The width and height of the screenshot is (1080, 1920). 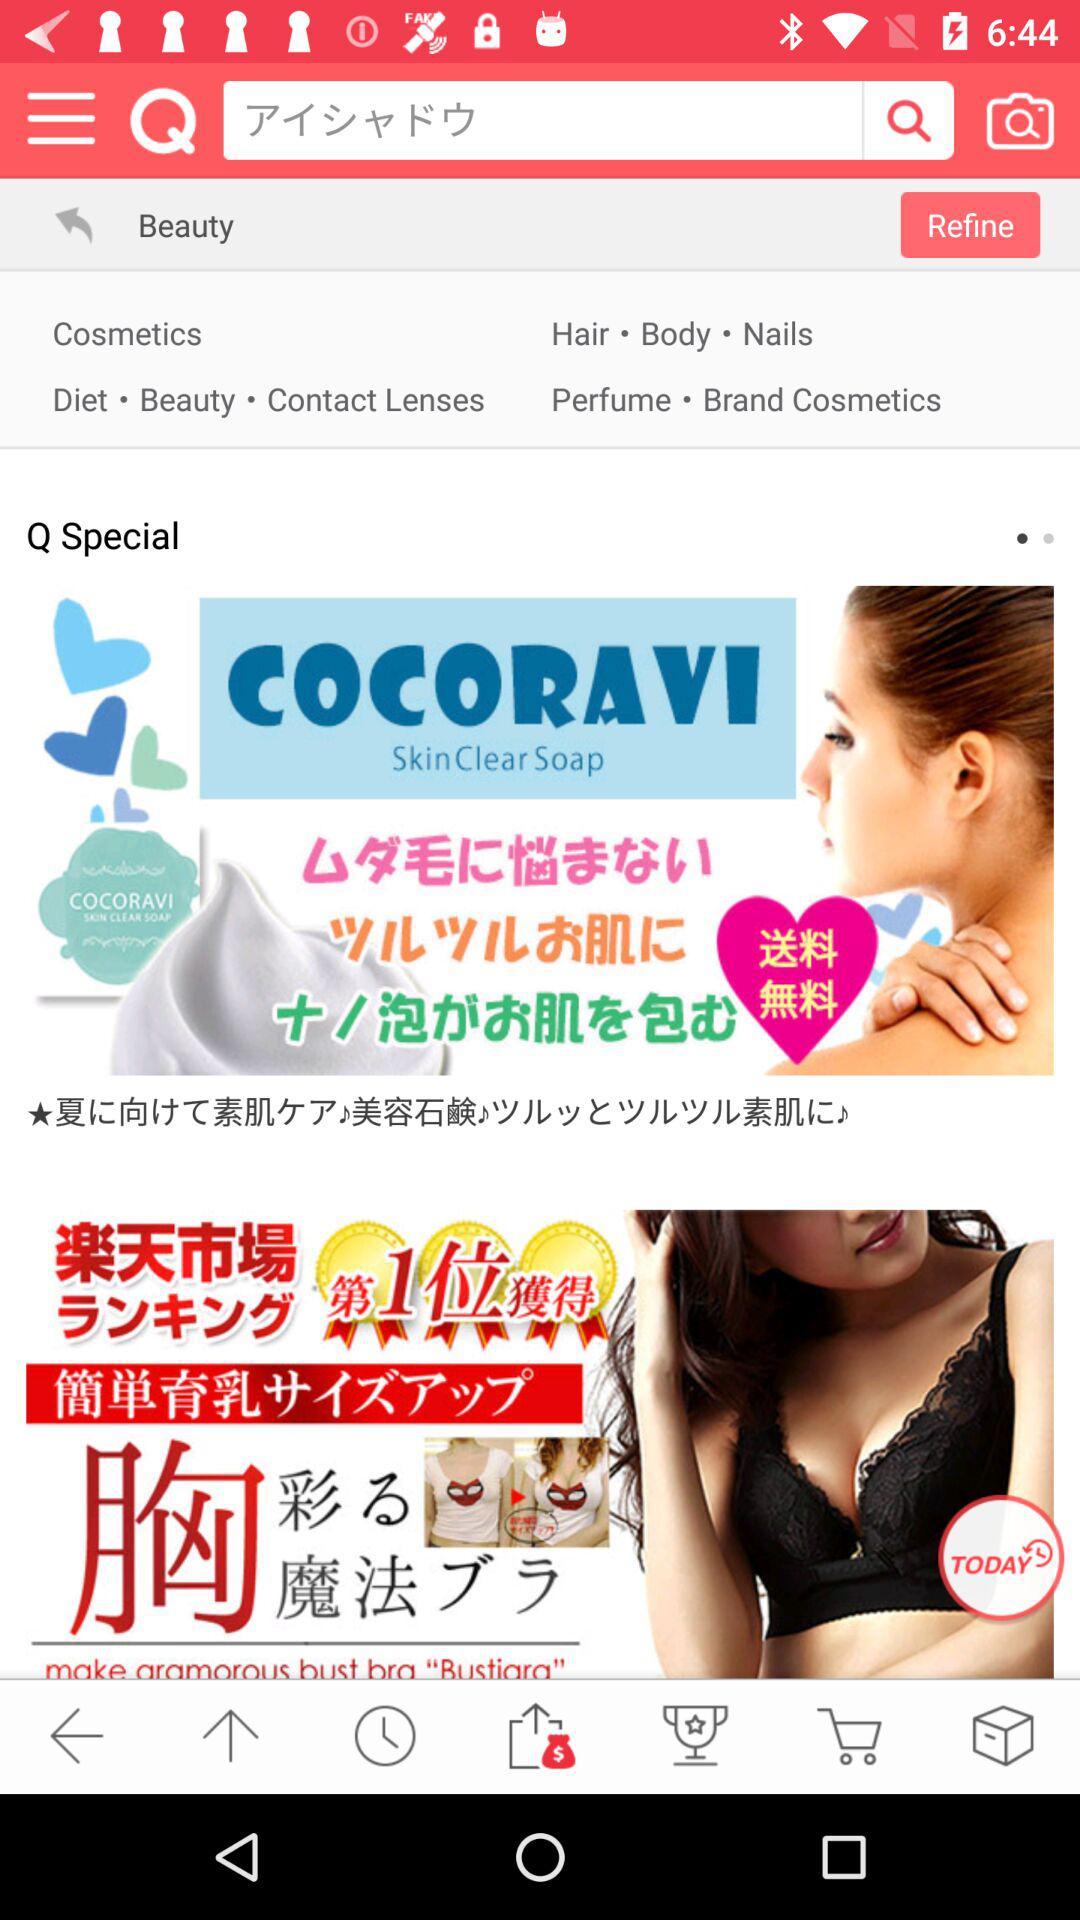 I want to click on the favorite icon, so click(x=1002, y=1734).